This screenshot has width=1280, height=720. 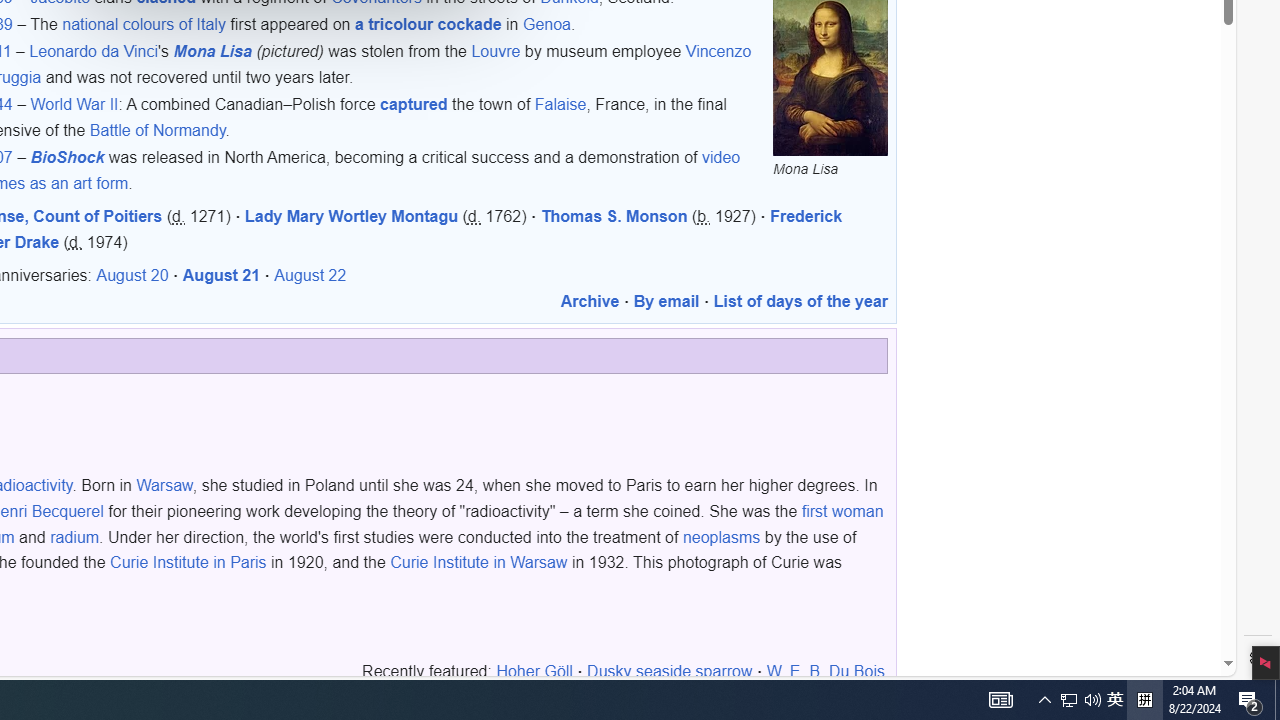 I want to click on 'BioShock', so click(x=67, y=157).